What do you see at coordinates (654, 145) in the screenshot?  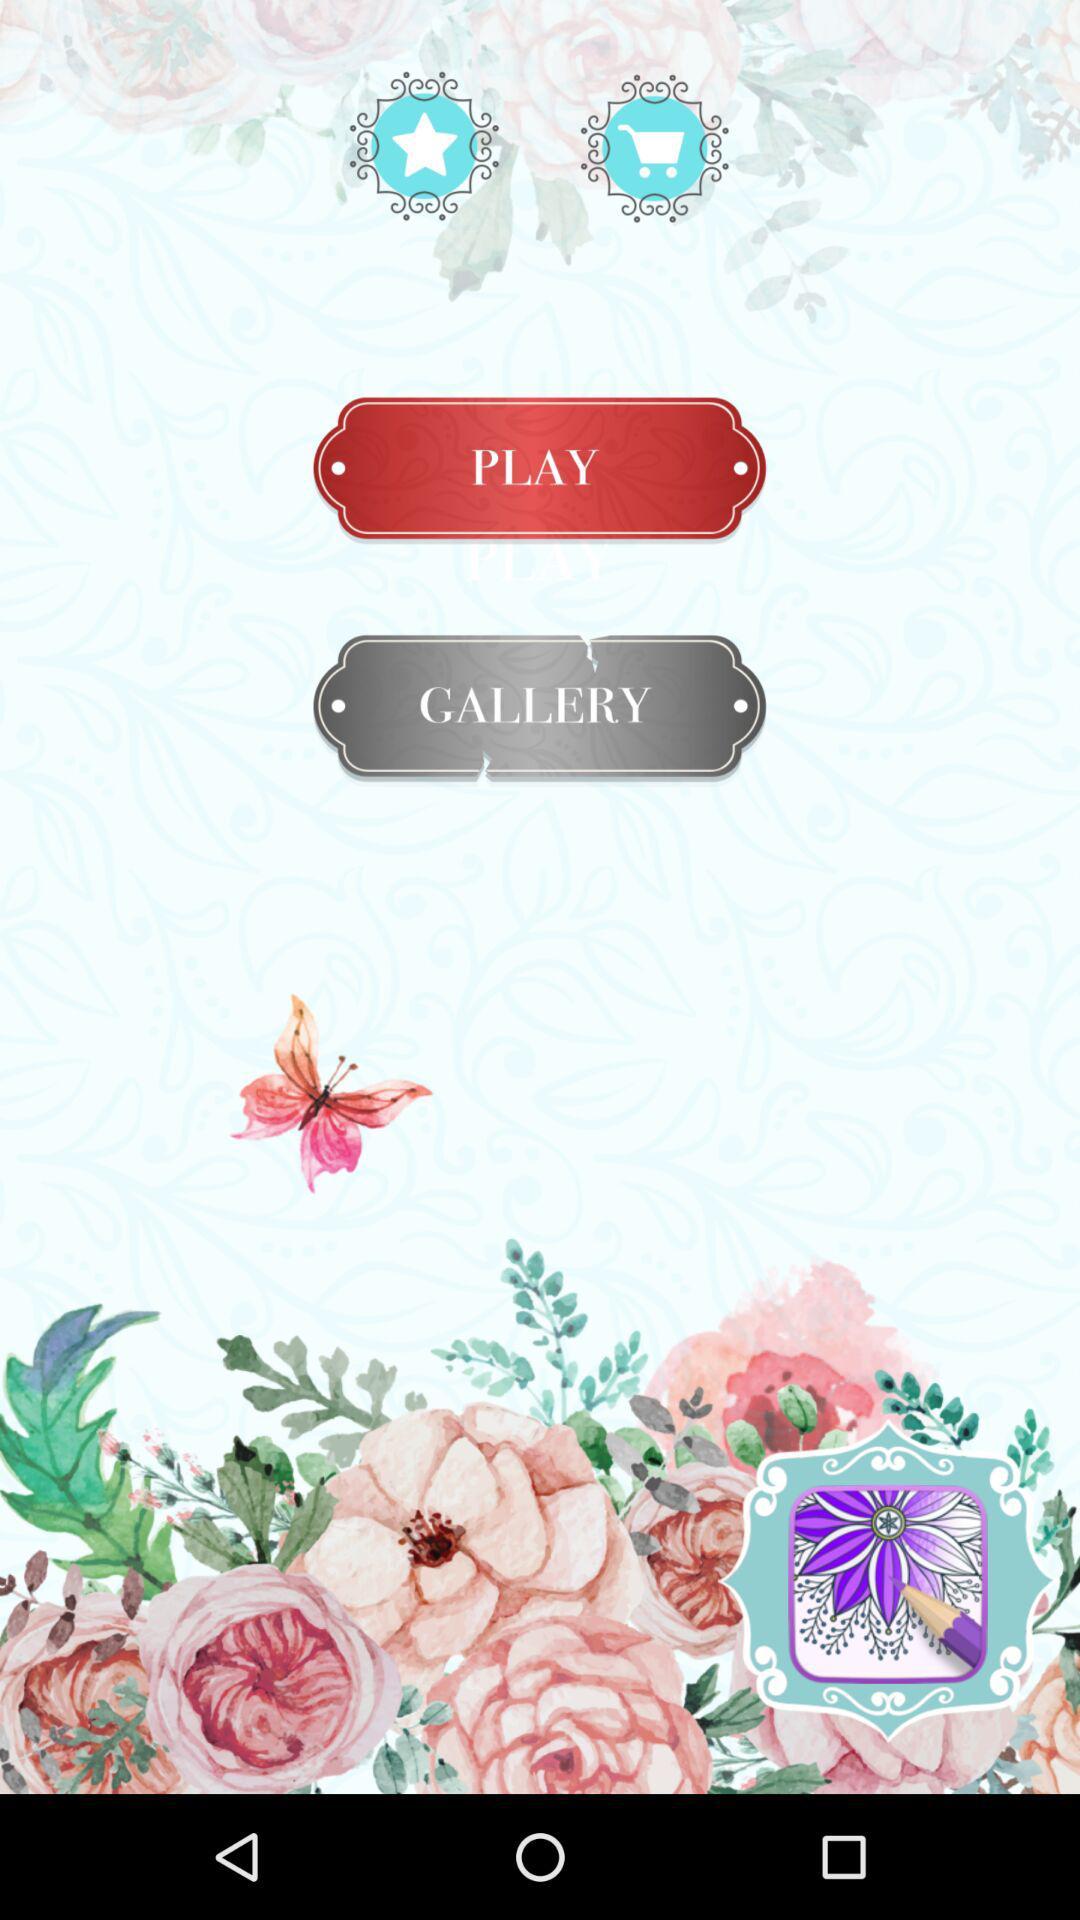 I see `the star icon` at bounding box center [654, 145].